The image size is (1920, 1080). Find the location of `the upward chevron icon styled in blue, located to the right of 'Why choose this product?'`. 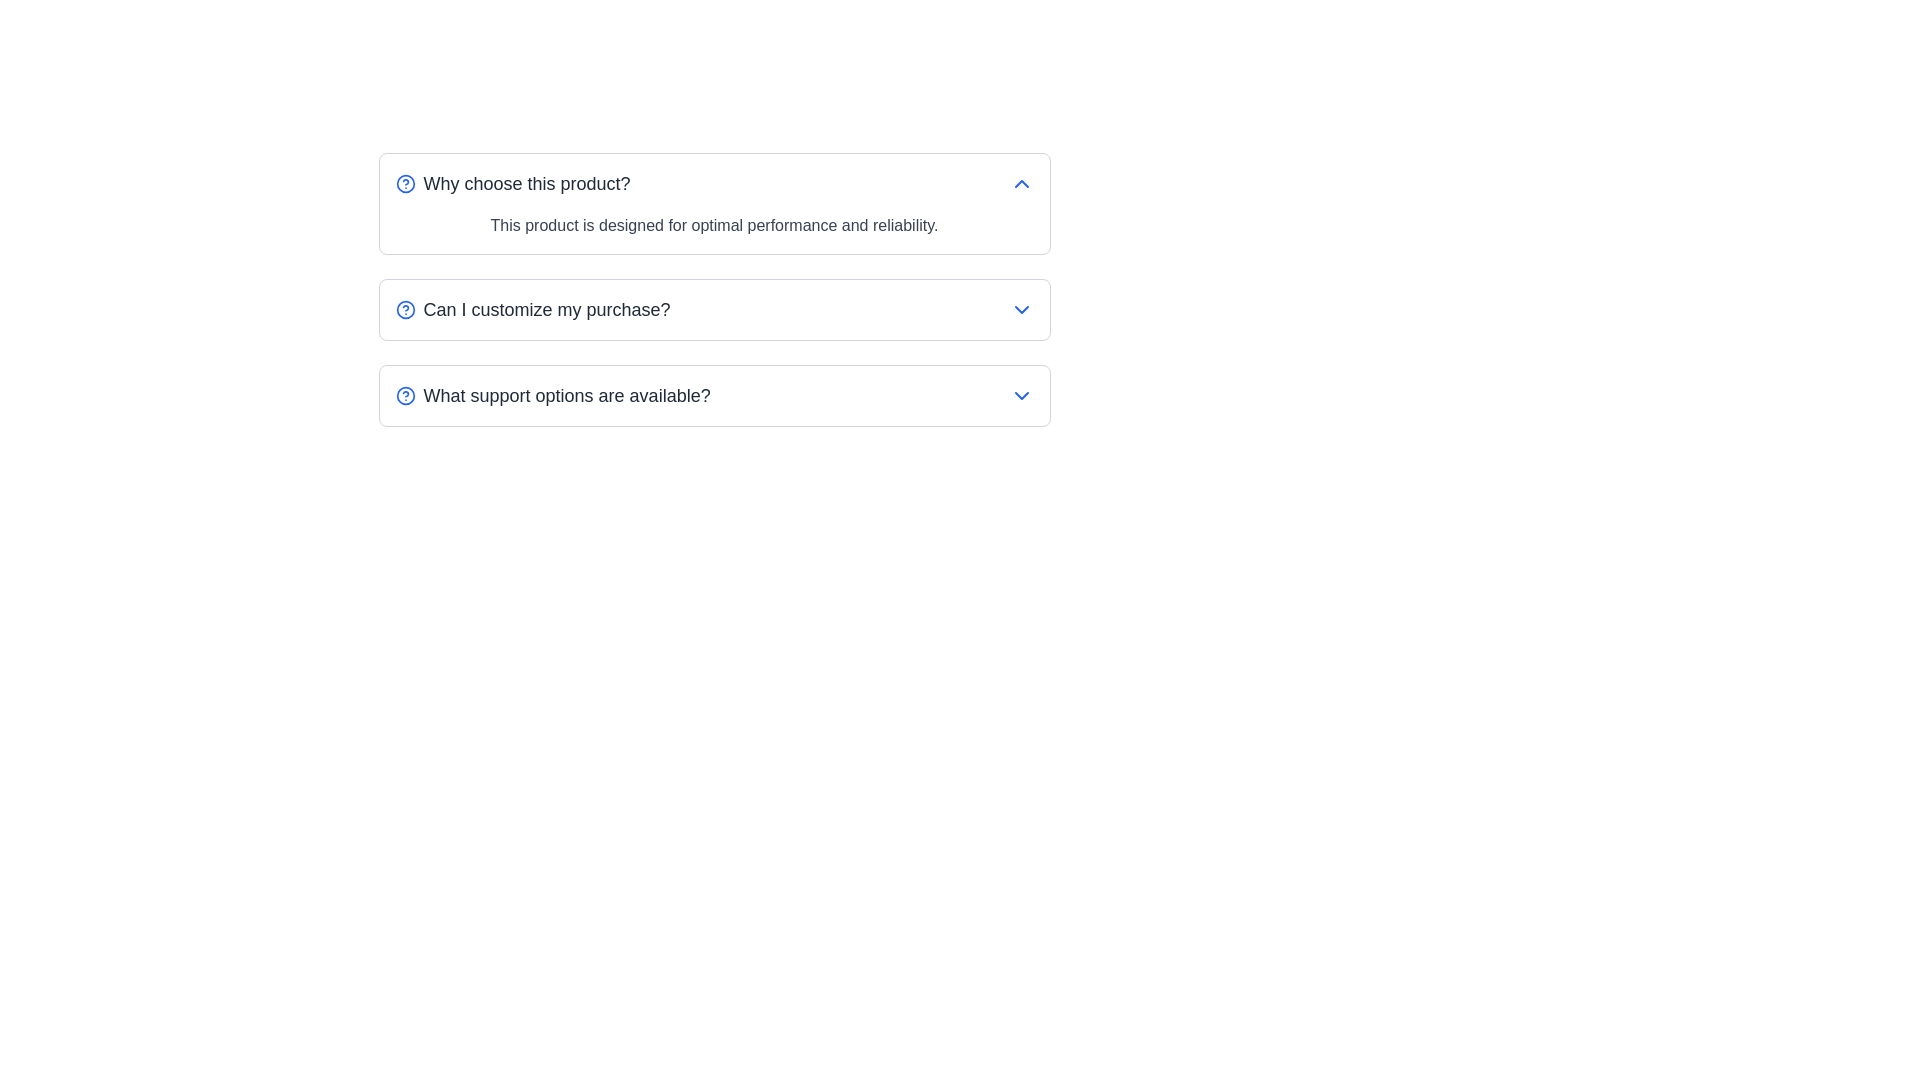

the upward chevron icon styled in blue, located to the right of 'Why choose this product?' is located at coordinates (1021, 184).